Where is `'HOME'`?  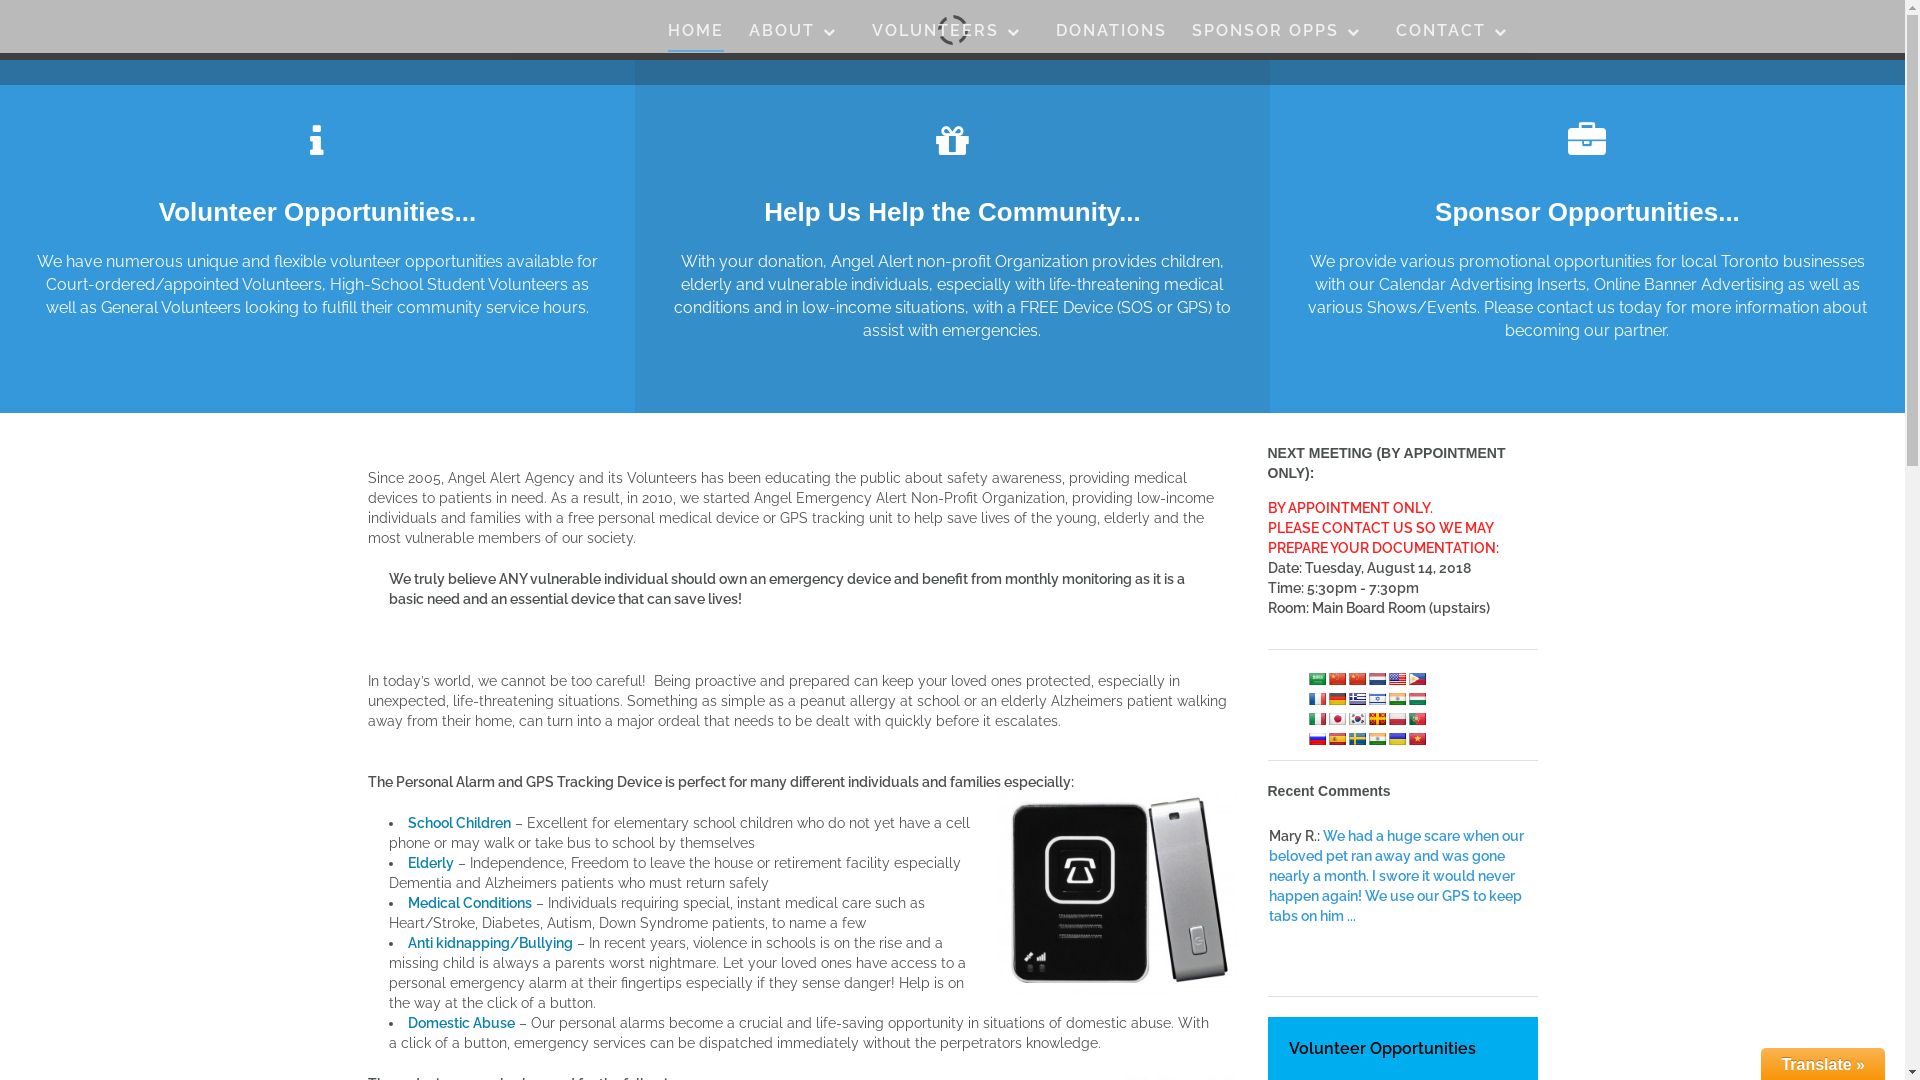 'HOME' is located at coordinates (696, 35).